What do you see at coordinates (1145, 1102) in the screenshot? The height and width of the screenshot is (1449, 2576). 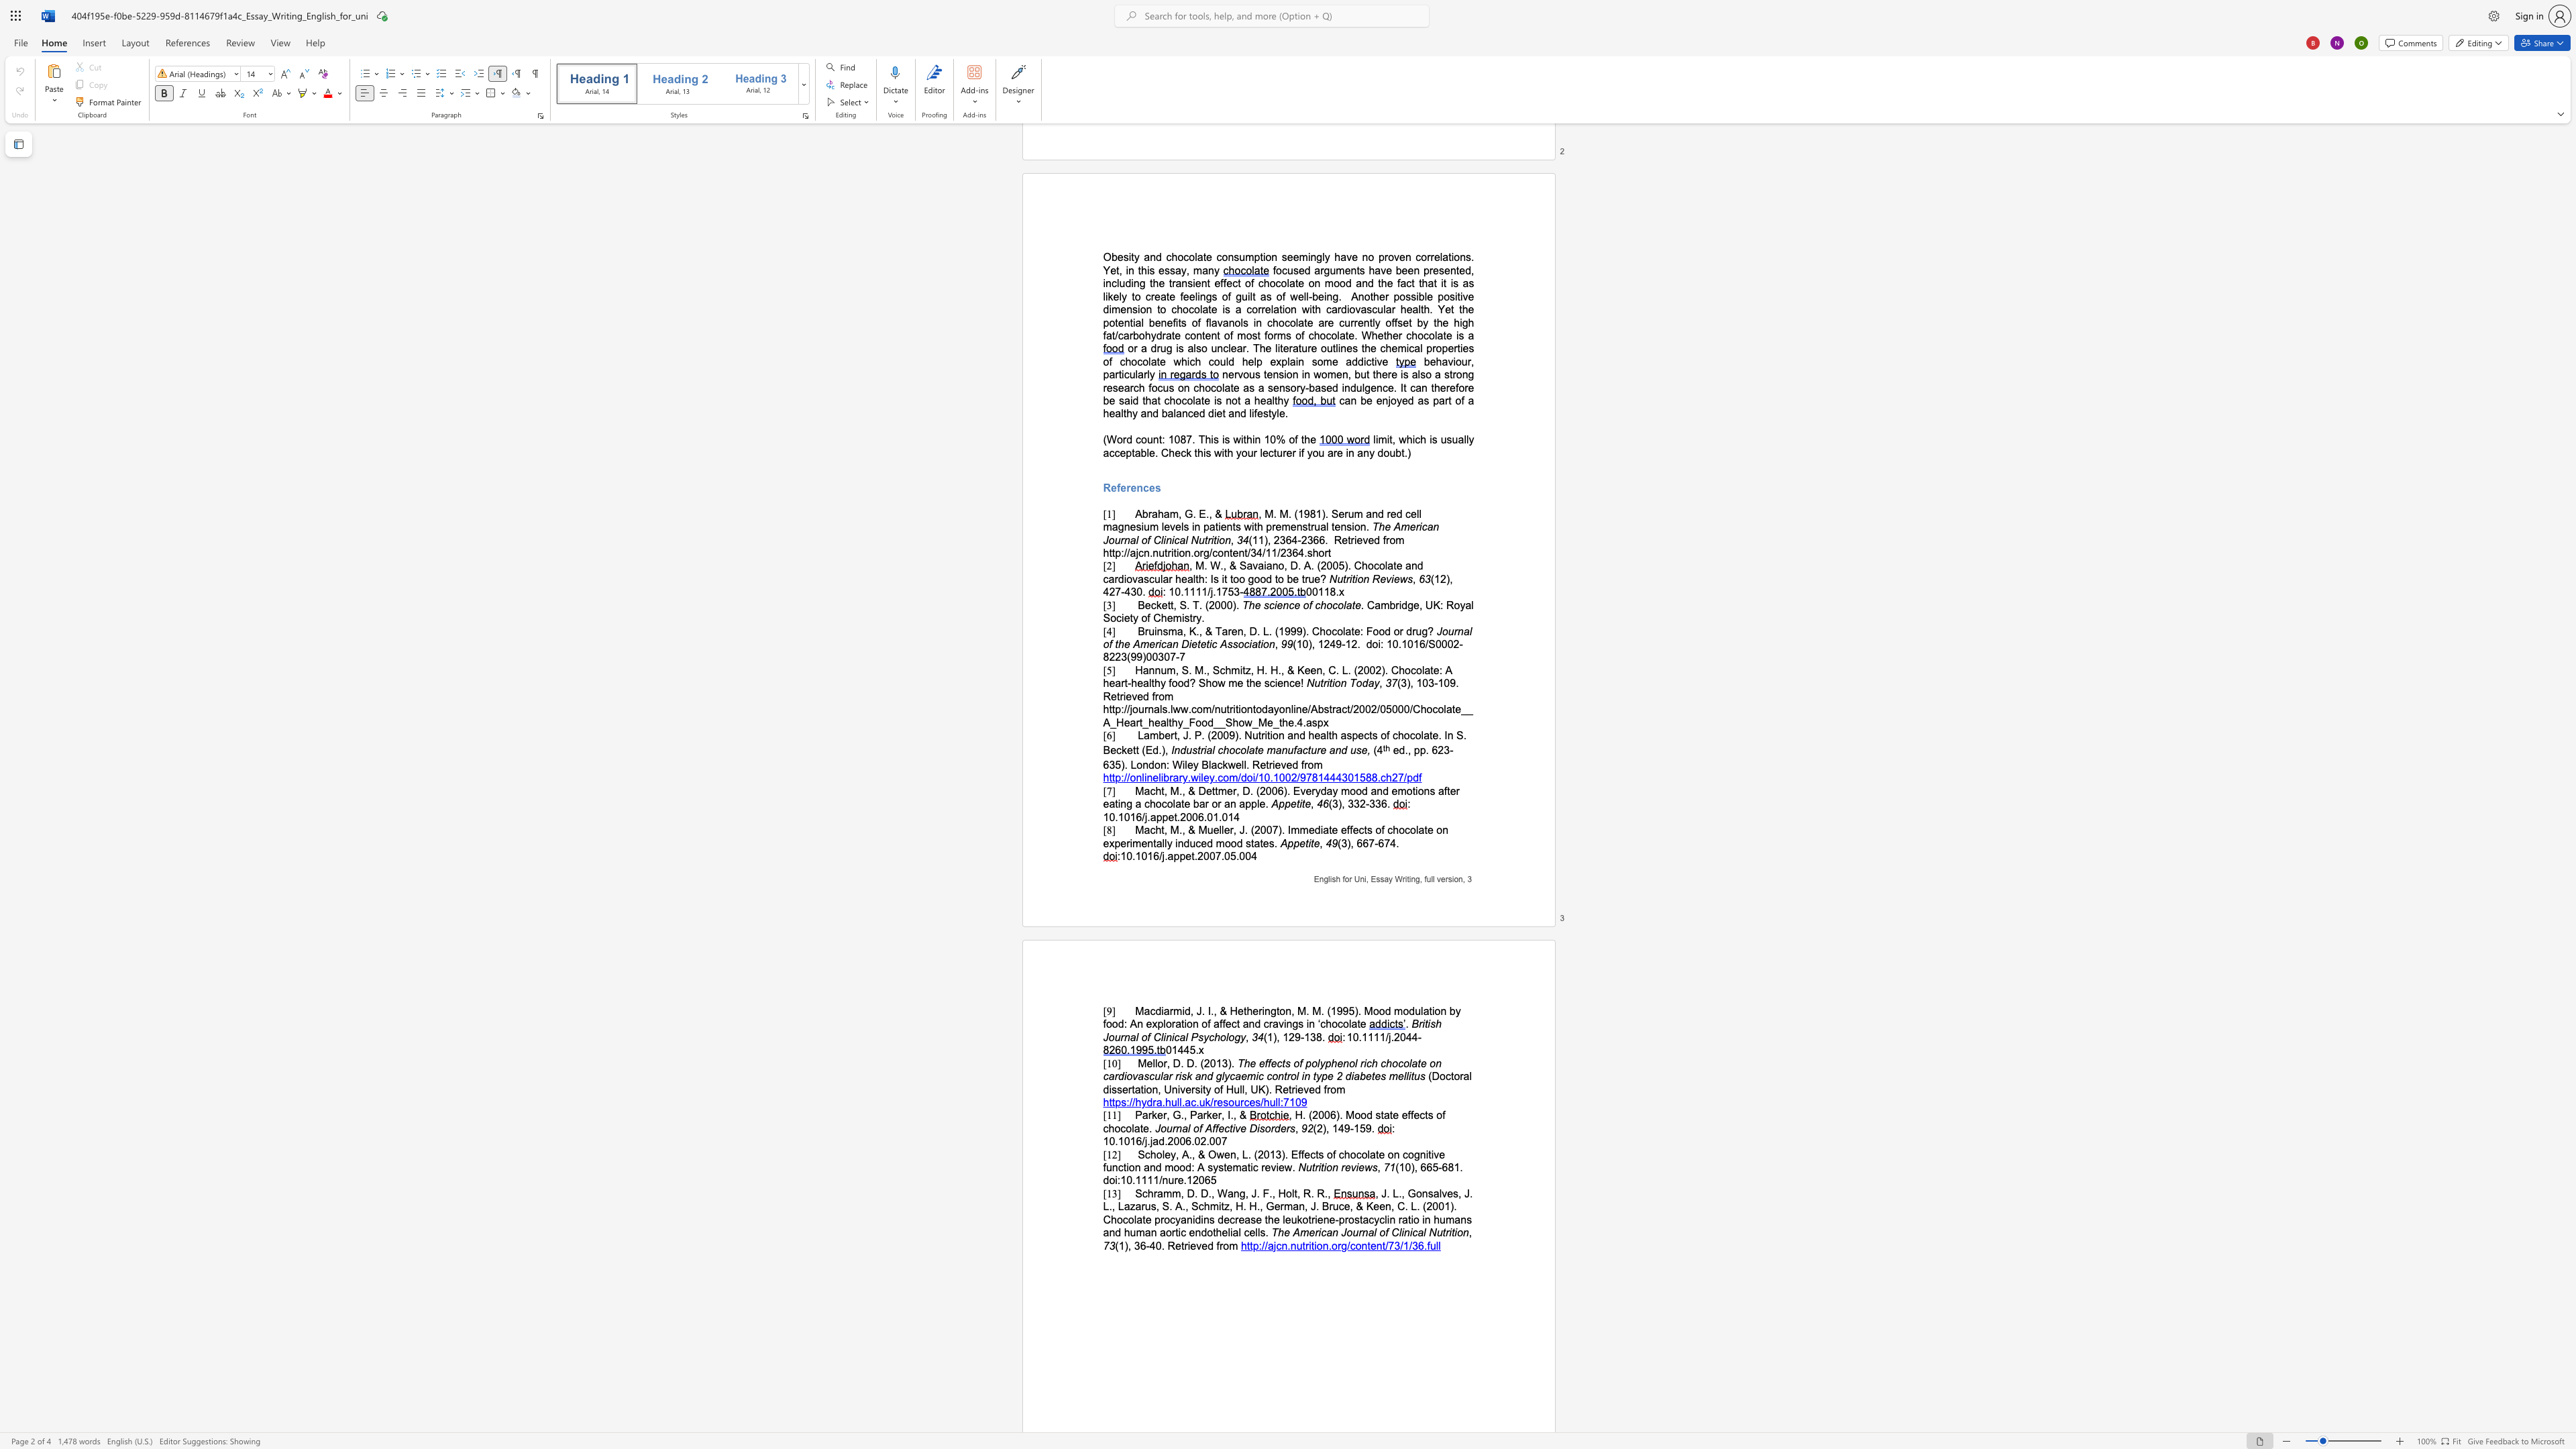 I see `the subset text "dra.hull.ac" within the text "https://hydra.hull.ac.uk/resources/hull:7109"` at bounding box center [1145, 1102].